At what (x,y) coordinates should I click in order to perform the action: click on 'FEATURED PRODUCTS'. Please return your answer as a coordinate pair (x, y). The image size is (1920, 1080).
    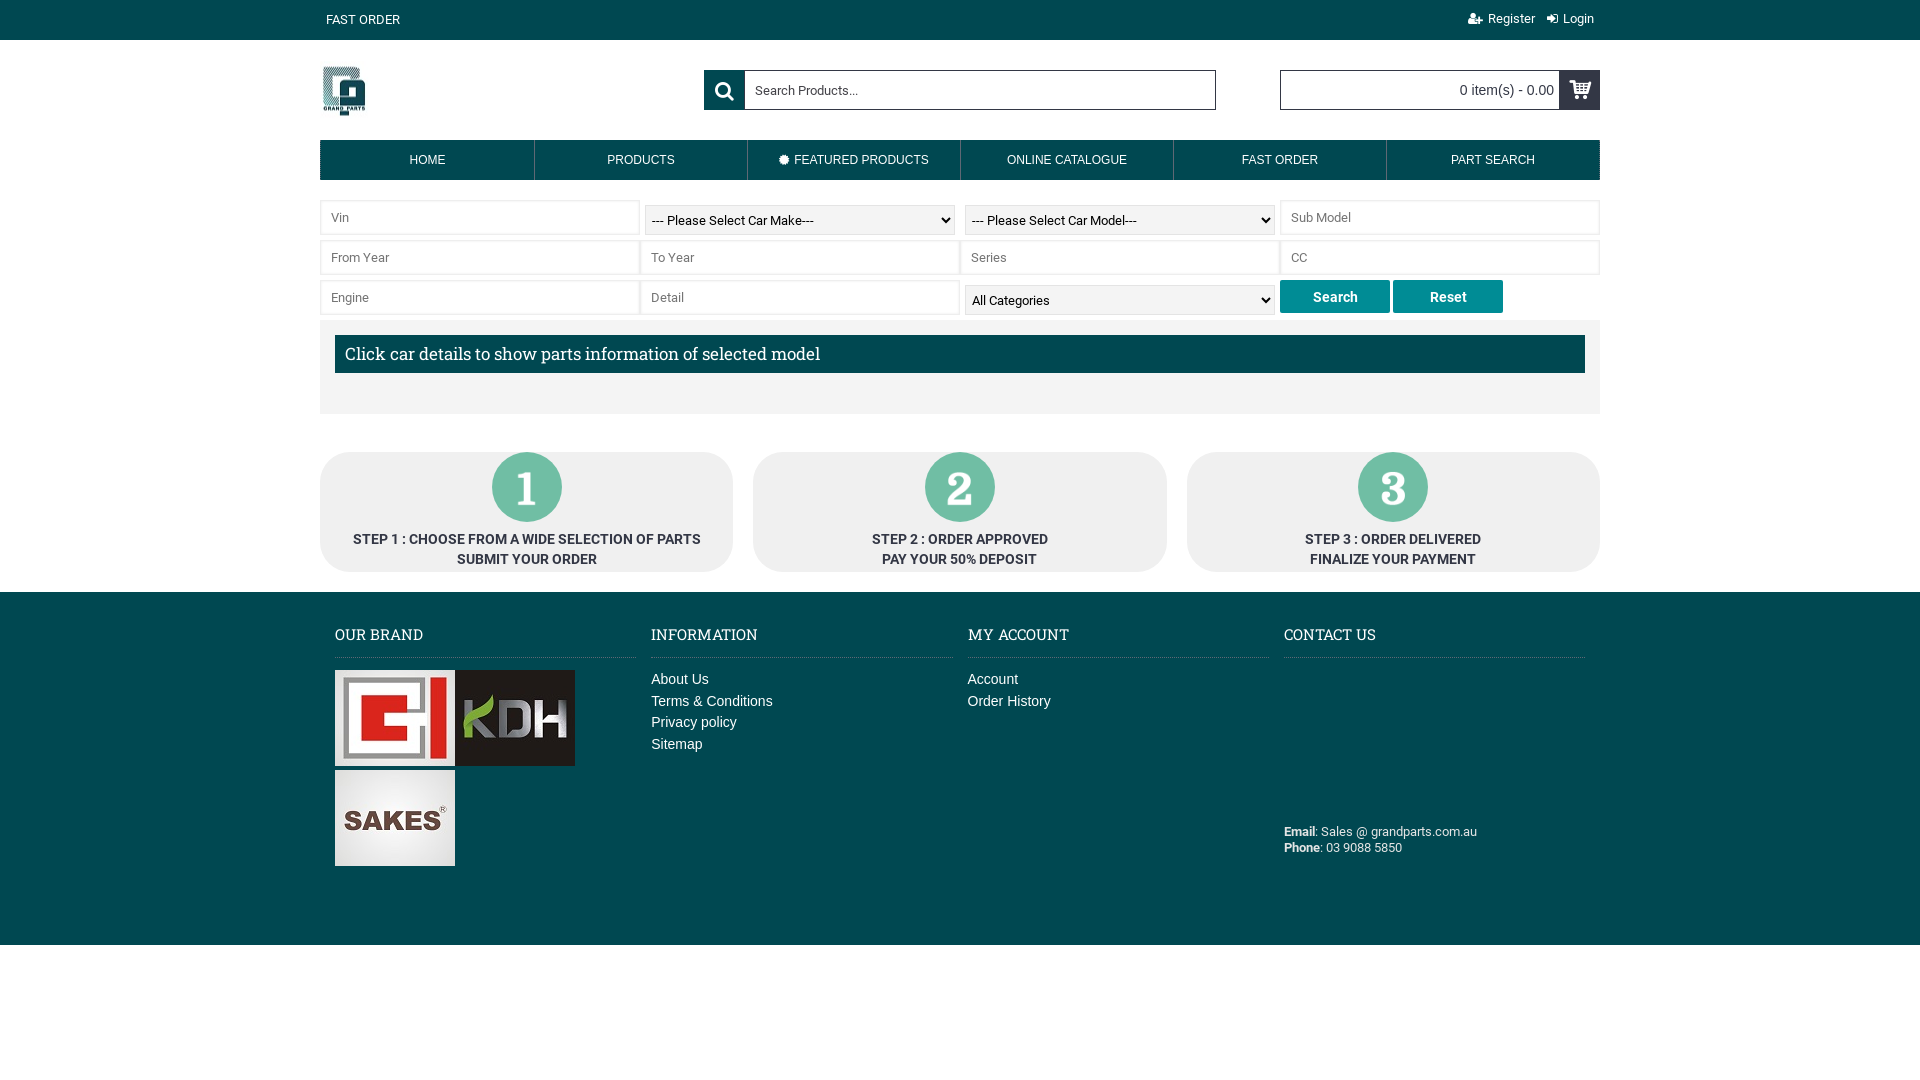
    Looking at the image, I should click on (854, 158).